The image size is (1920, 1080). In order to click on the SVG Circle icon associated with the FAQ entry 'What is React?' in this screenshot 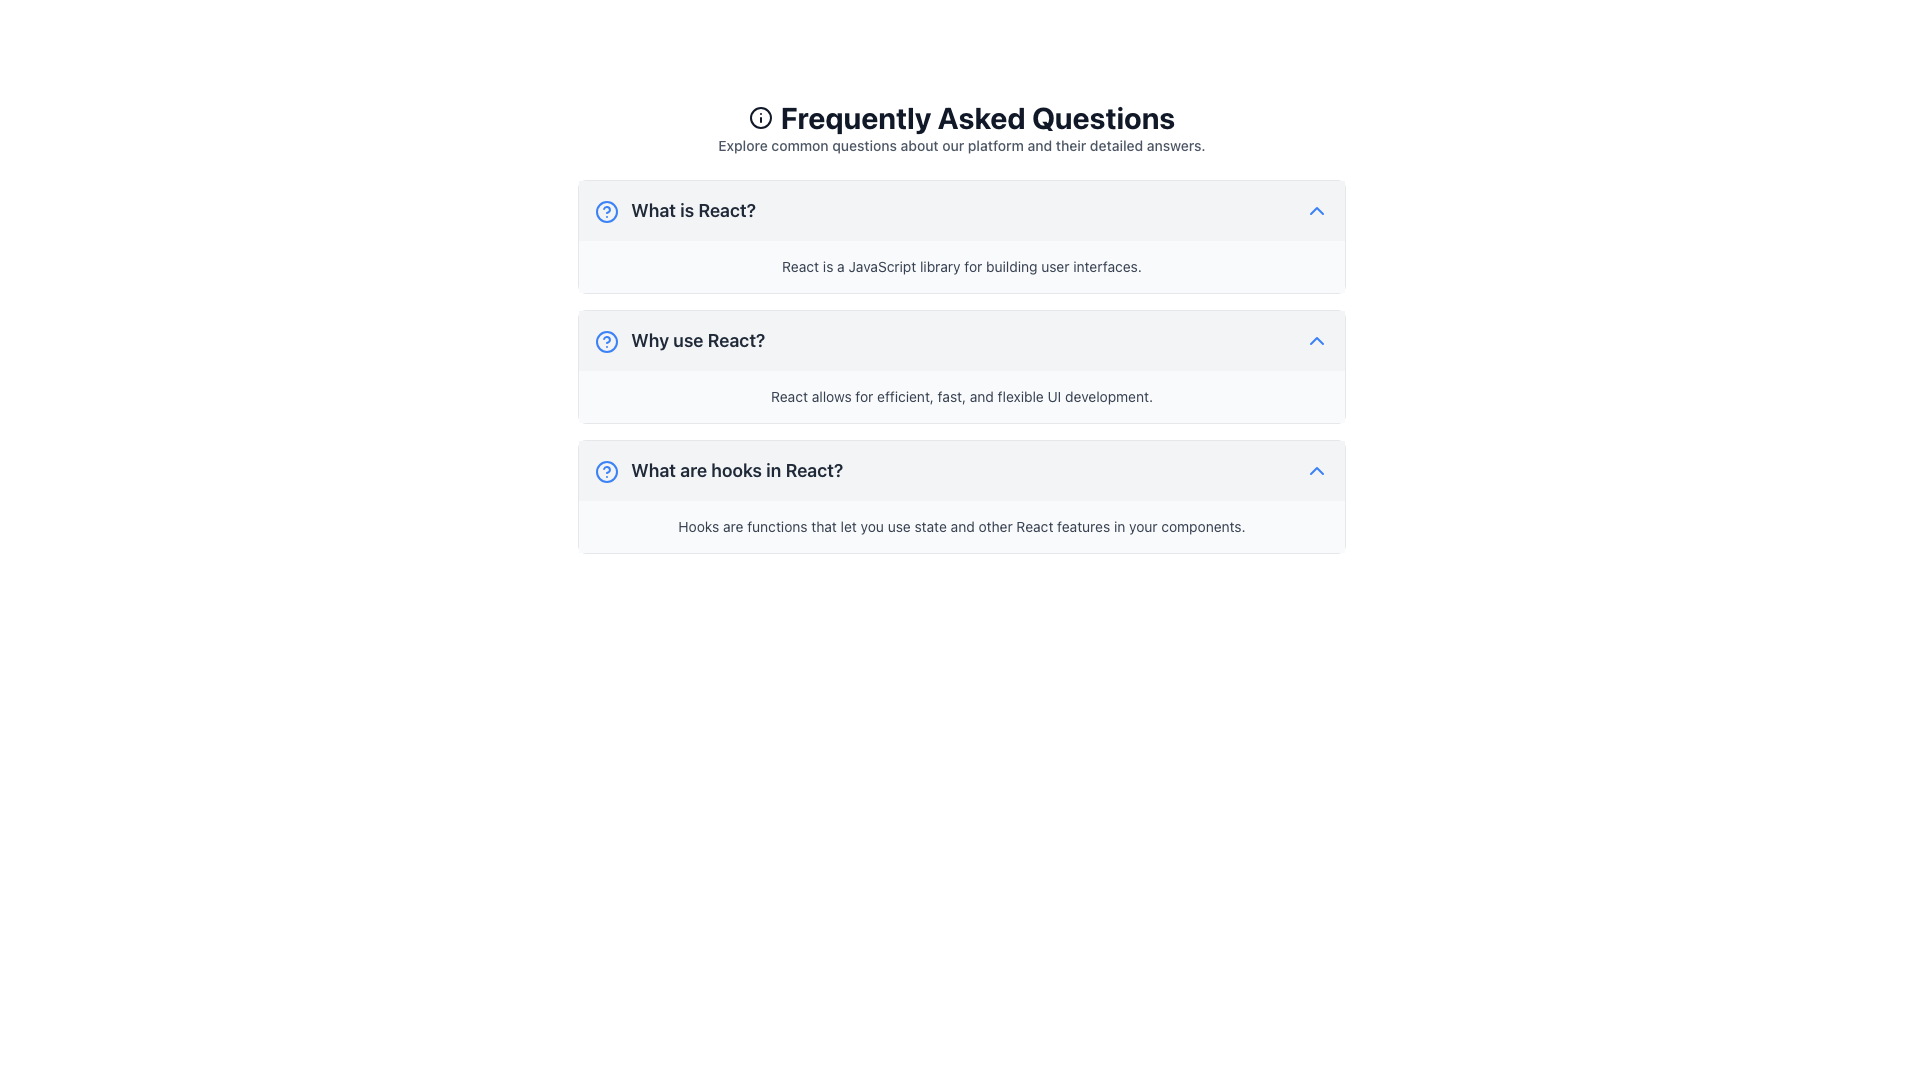, I will do `click(605, 212)`.